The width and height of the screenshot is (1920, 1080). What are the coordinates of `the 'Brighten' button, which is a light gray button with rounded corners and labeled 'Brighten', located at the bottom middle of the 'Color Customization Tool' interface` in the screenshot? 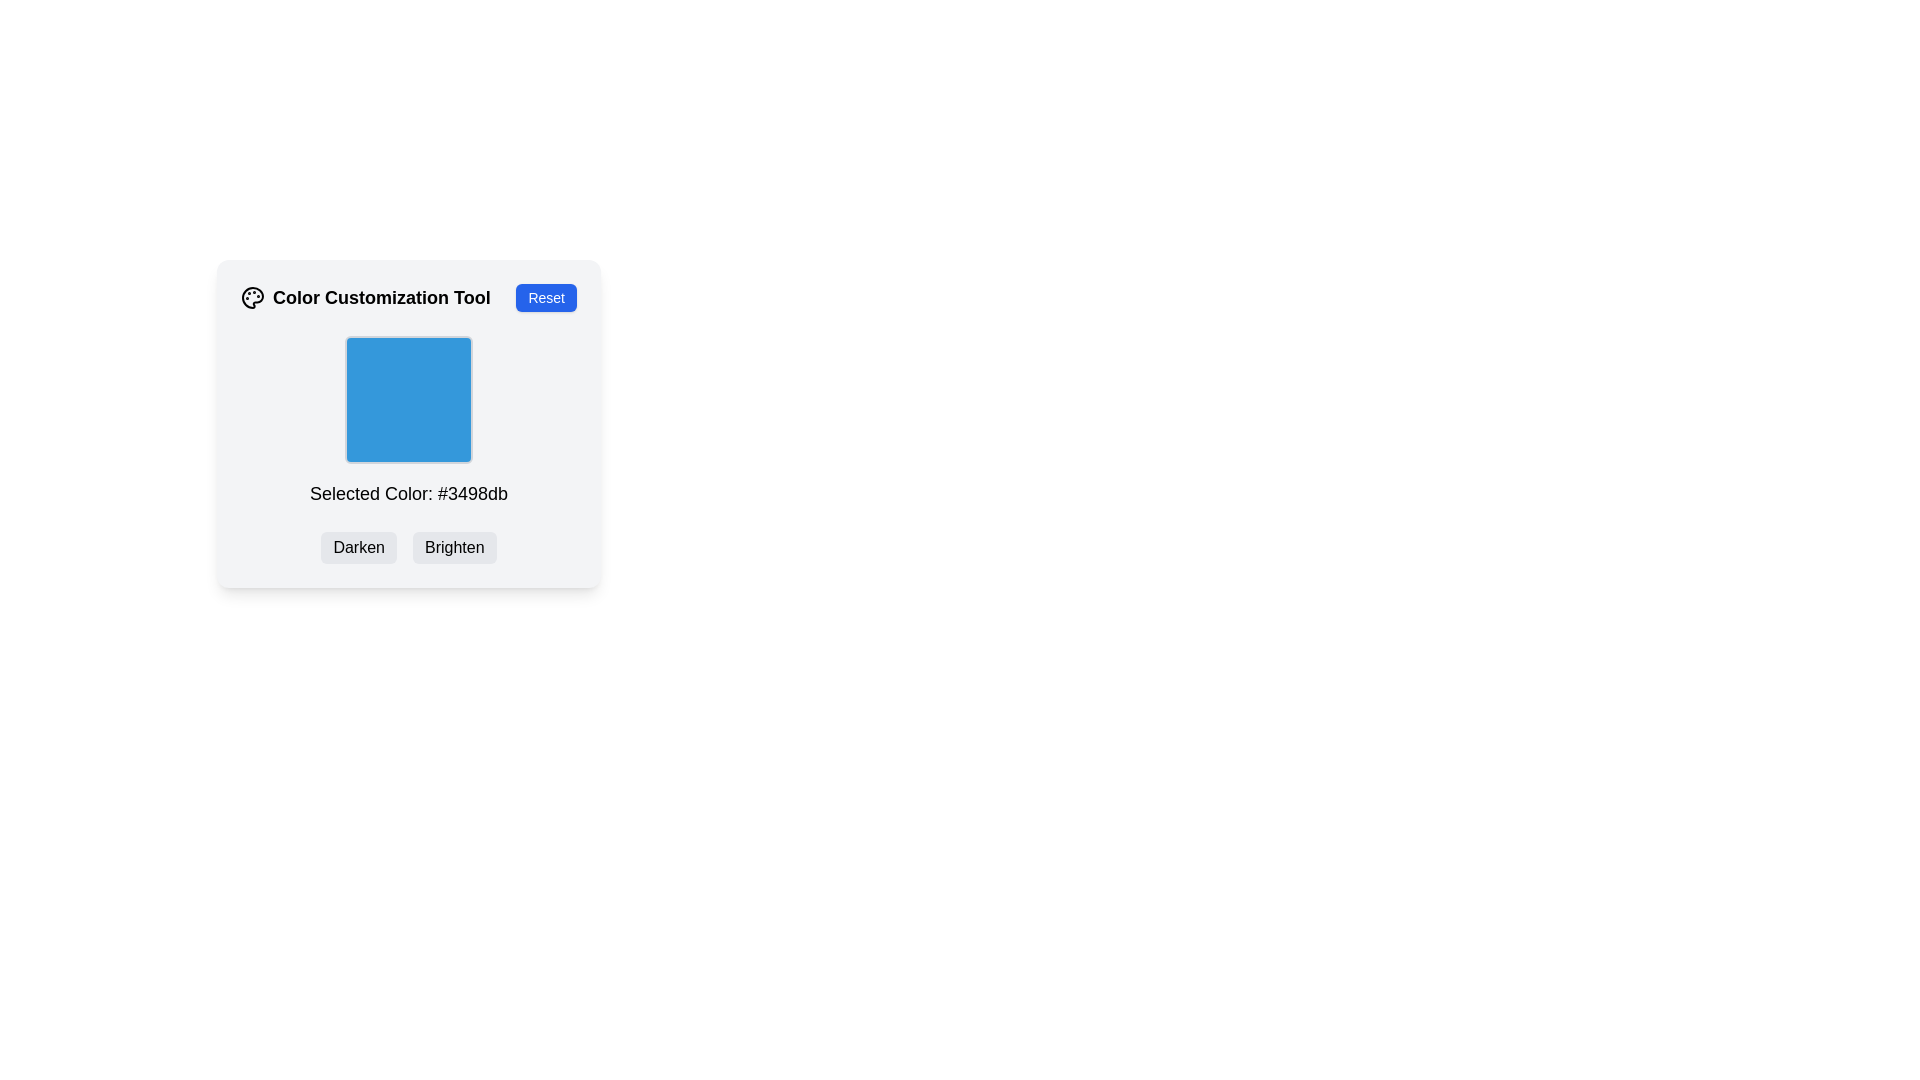 It's located at (453, 547).